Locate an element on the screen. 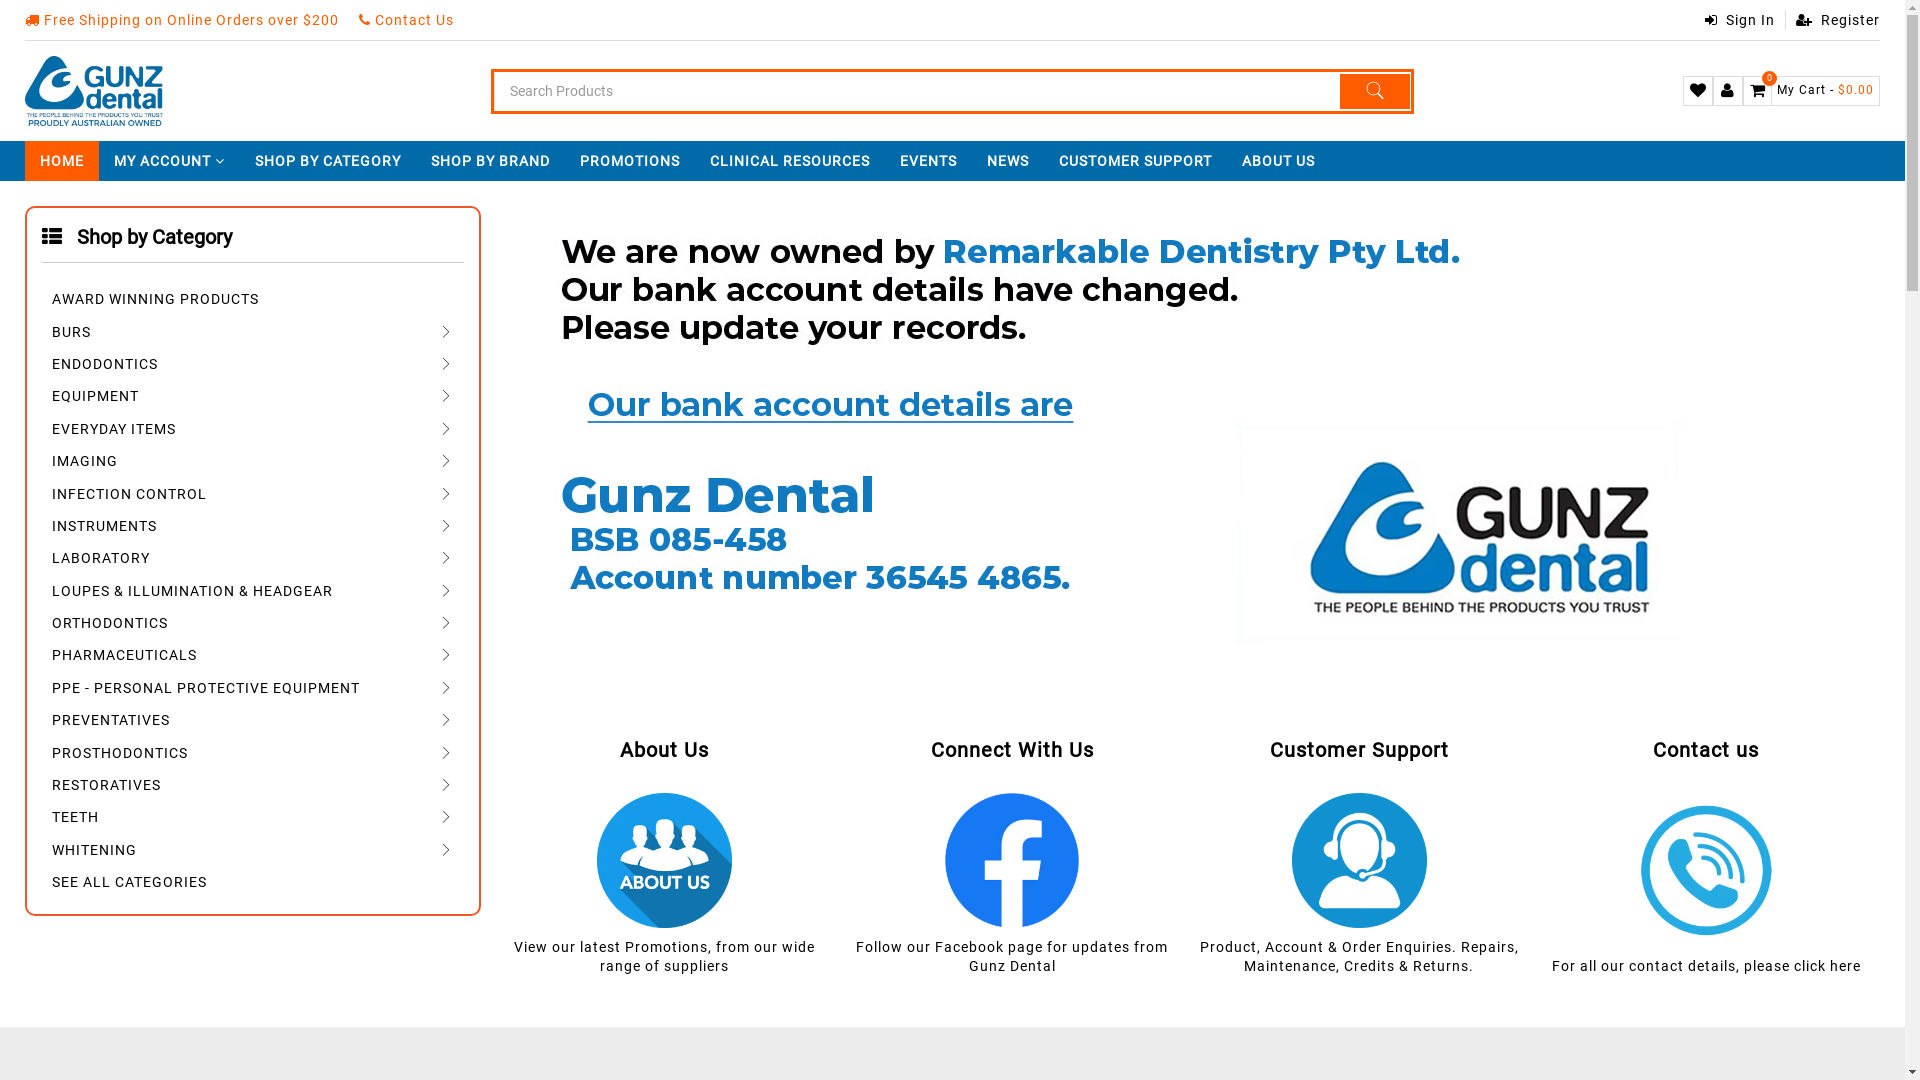 The width and height of the screenshot is (1920, 1080). 'BURS' is located at coordinates (252, 330).